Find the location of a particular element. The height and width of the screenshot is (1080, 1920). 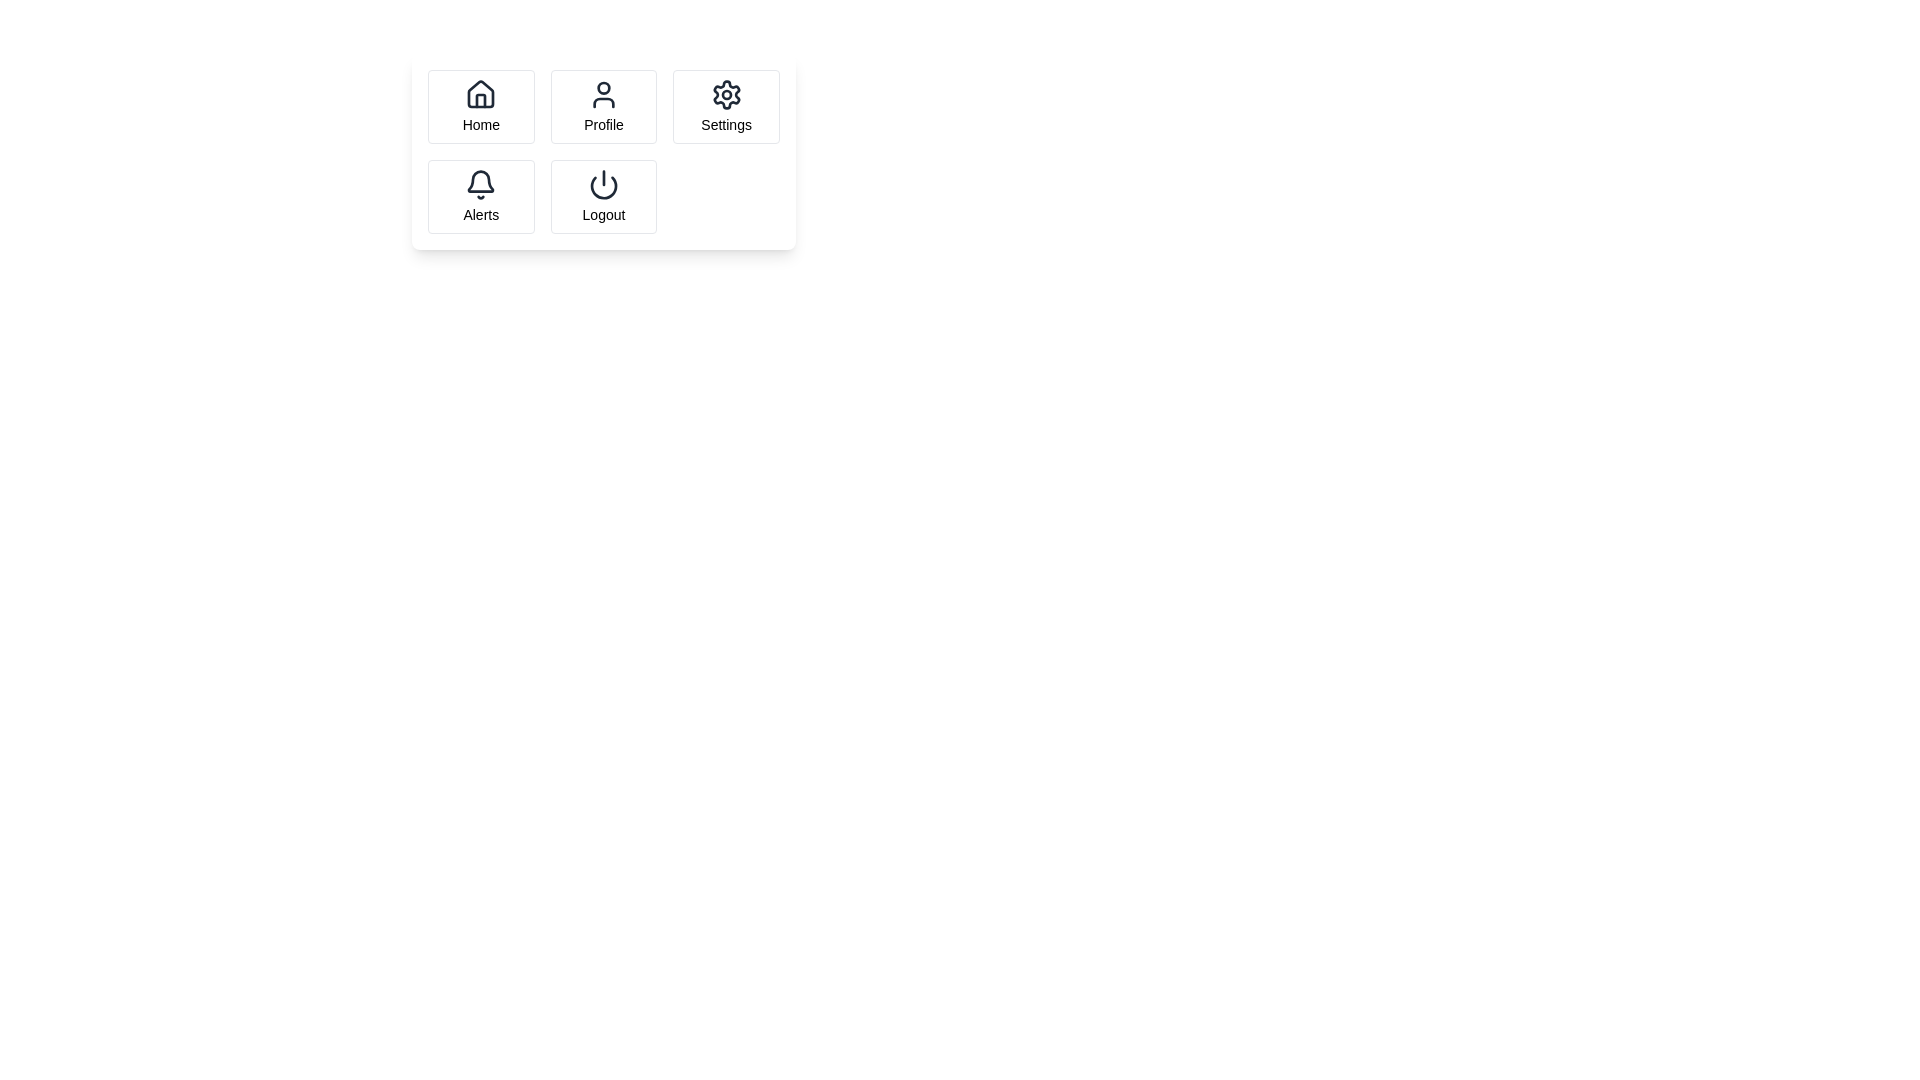

the Text Label that describes the 'Alerts' functionality, located below the bell icon in the bordered and rounded rectangular card in the grid layout is located at coordinates (481, 215).